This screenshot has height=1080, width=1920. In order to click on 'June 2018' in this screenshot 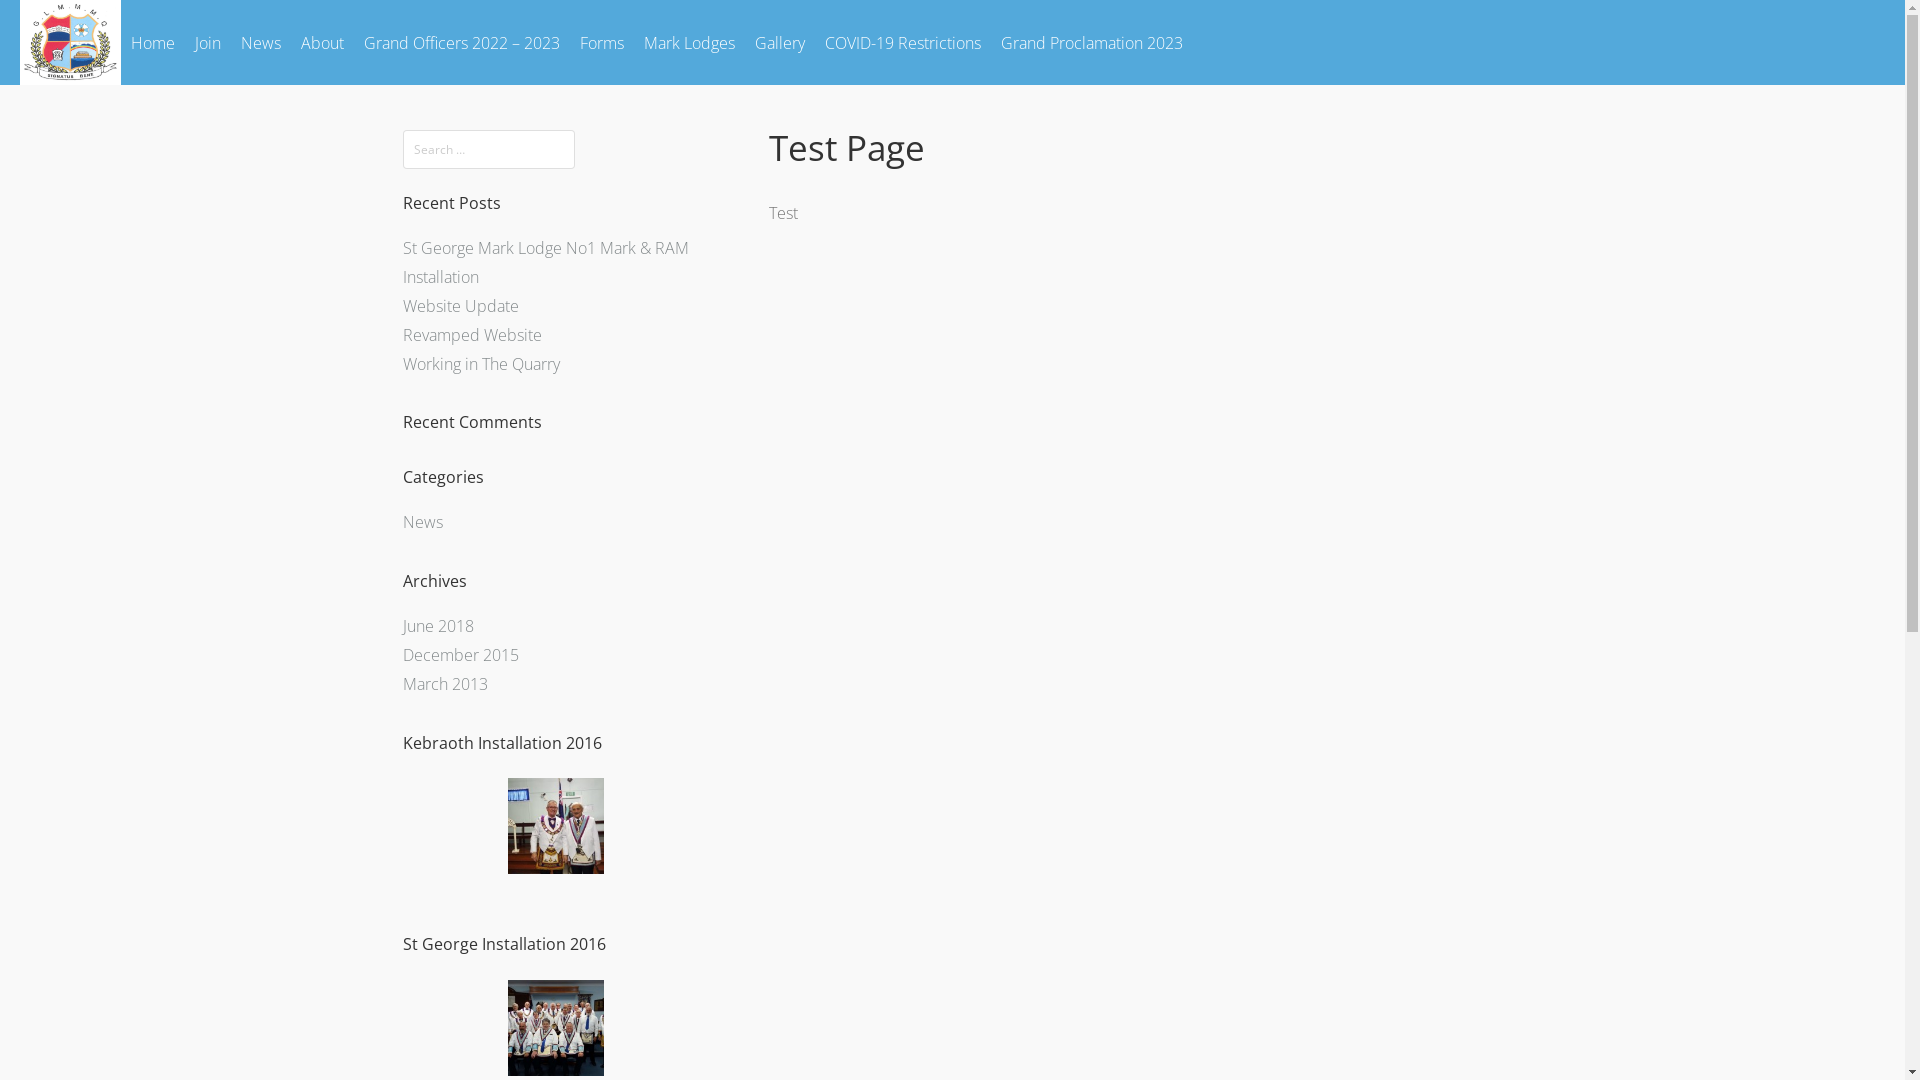, I will do `click(401, 624)`.